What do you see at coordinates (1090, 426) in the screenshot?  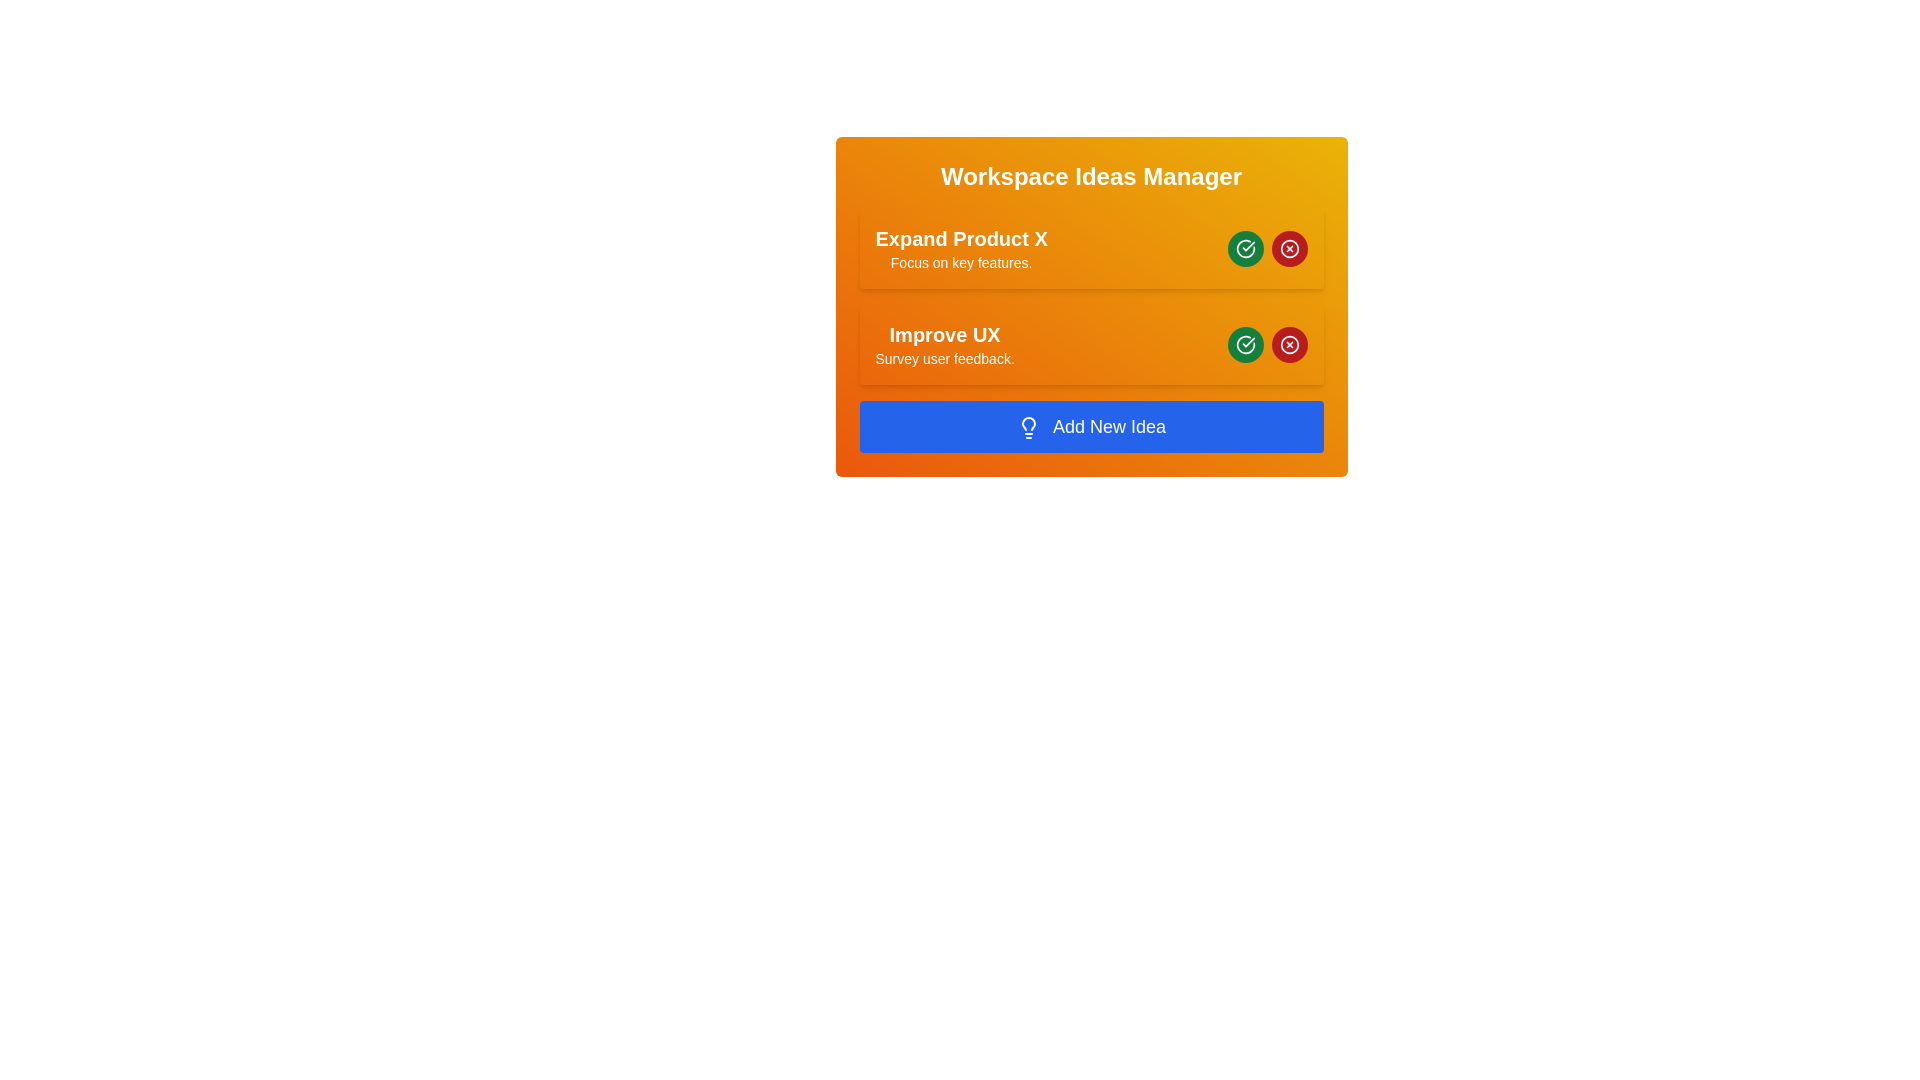 I see `the rectangular blue button labeled 'Add New Idea' with a lightbulb icon` at bounding box center [1090, 426].